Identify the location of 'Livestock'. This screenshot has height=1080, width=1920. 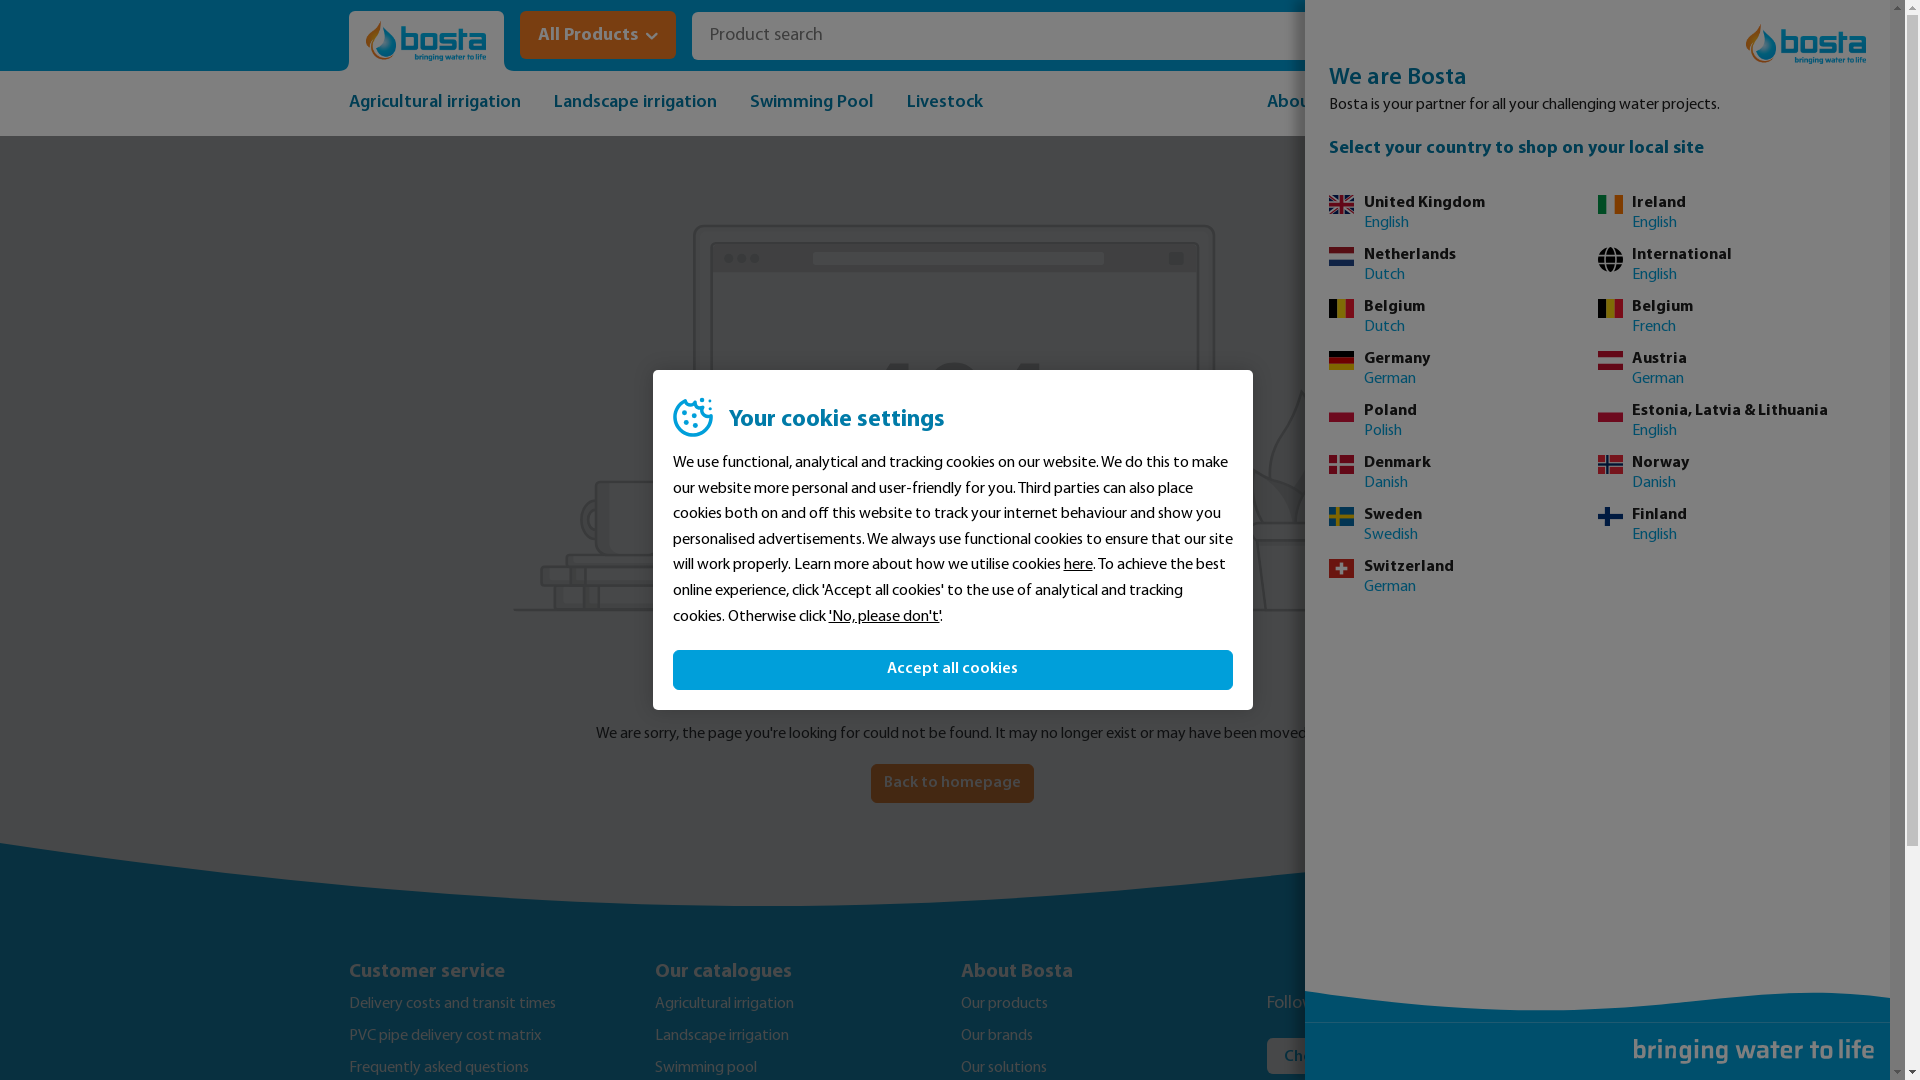
(943, 103).